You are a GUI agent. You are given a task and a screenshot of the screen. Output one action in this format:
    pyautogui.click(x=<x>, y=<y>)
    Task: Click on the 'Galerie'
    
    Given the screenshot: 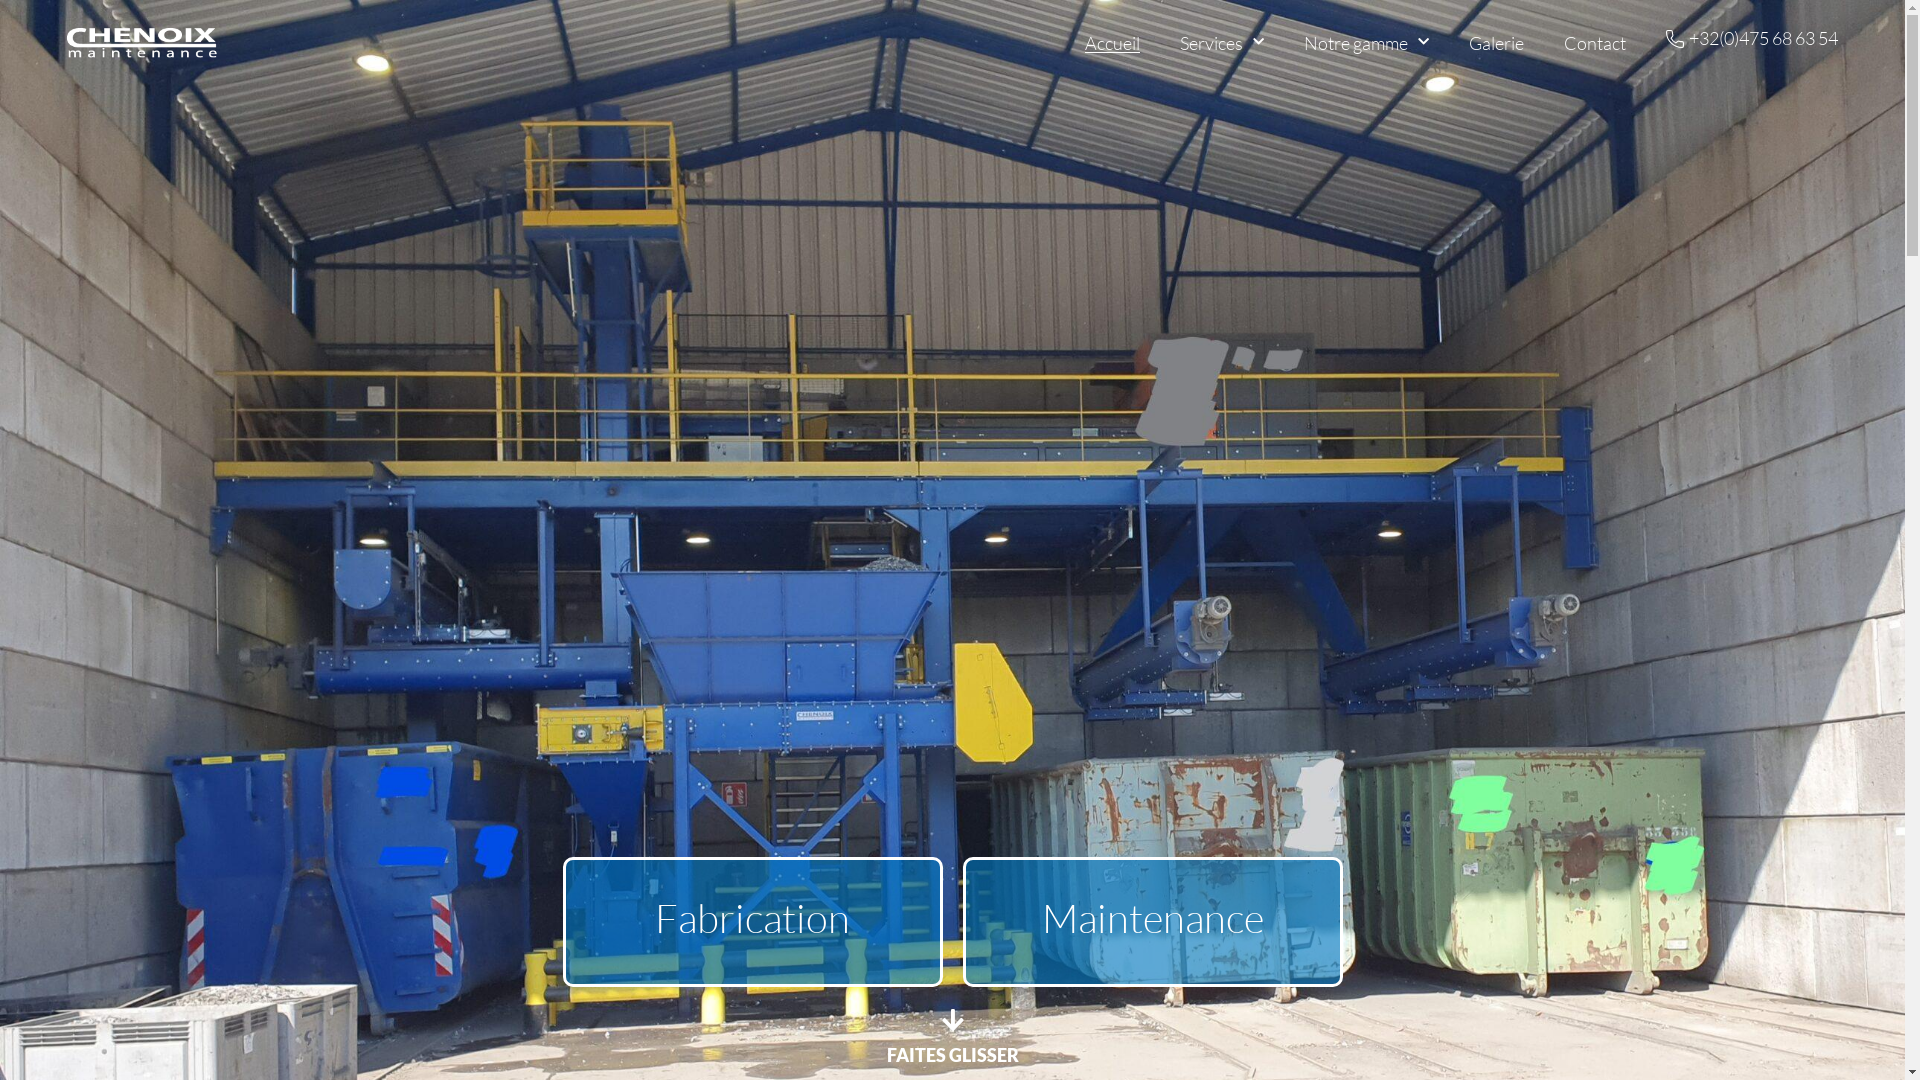 What is the action you would take?
    pyautogui.click(x=1496, y=42)
    